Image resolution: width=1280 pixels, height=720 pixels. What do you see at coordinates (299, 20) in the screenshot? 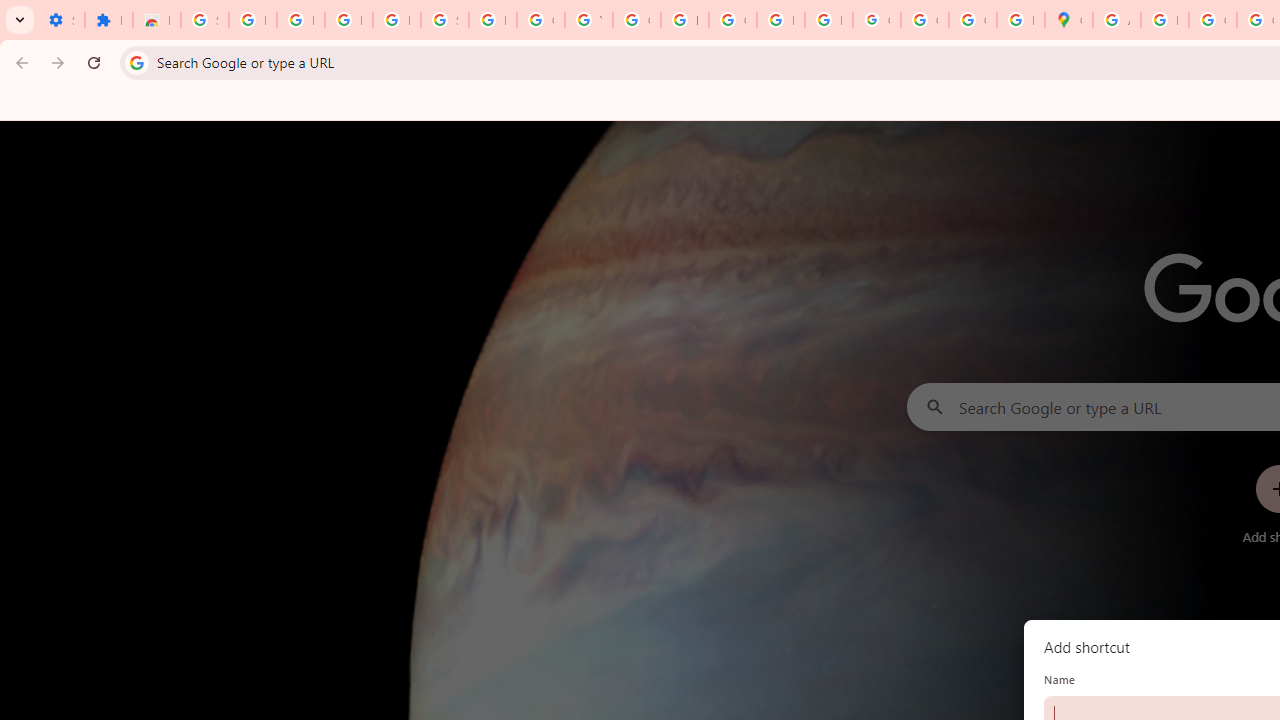
I see `'Delete photos & videos - Computer - Google Photos Help'` at bounding box center [299, 20].